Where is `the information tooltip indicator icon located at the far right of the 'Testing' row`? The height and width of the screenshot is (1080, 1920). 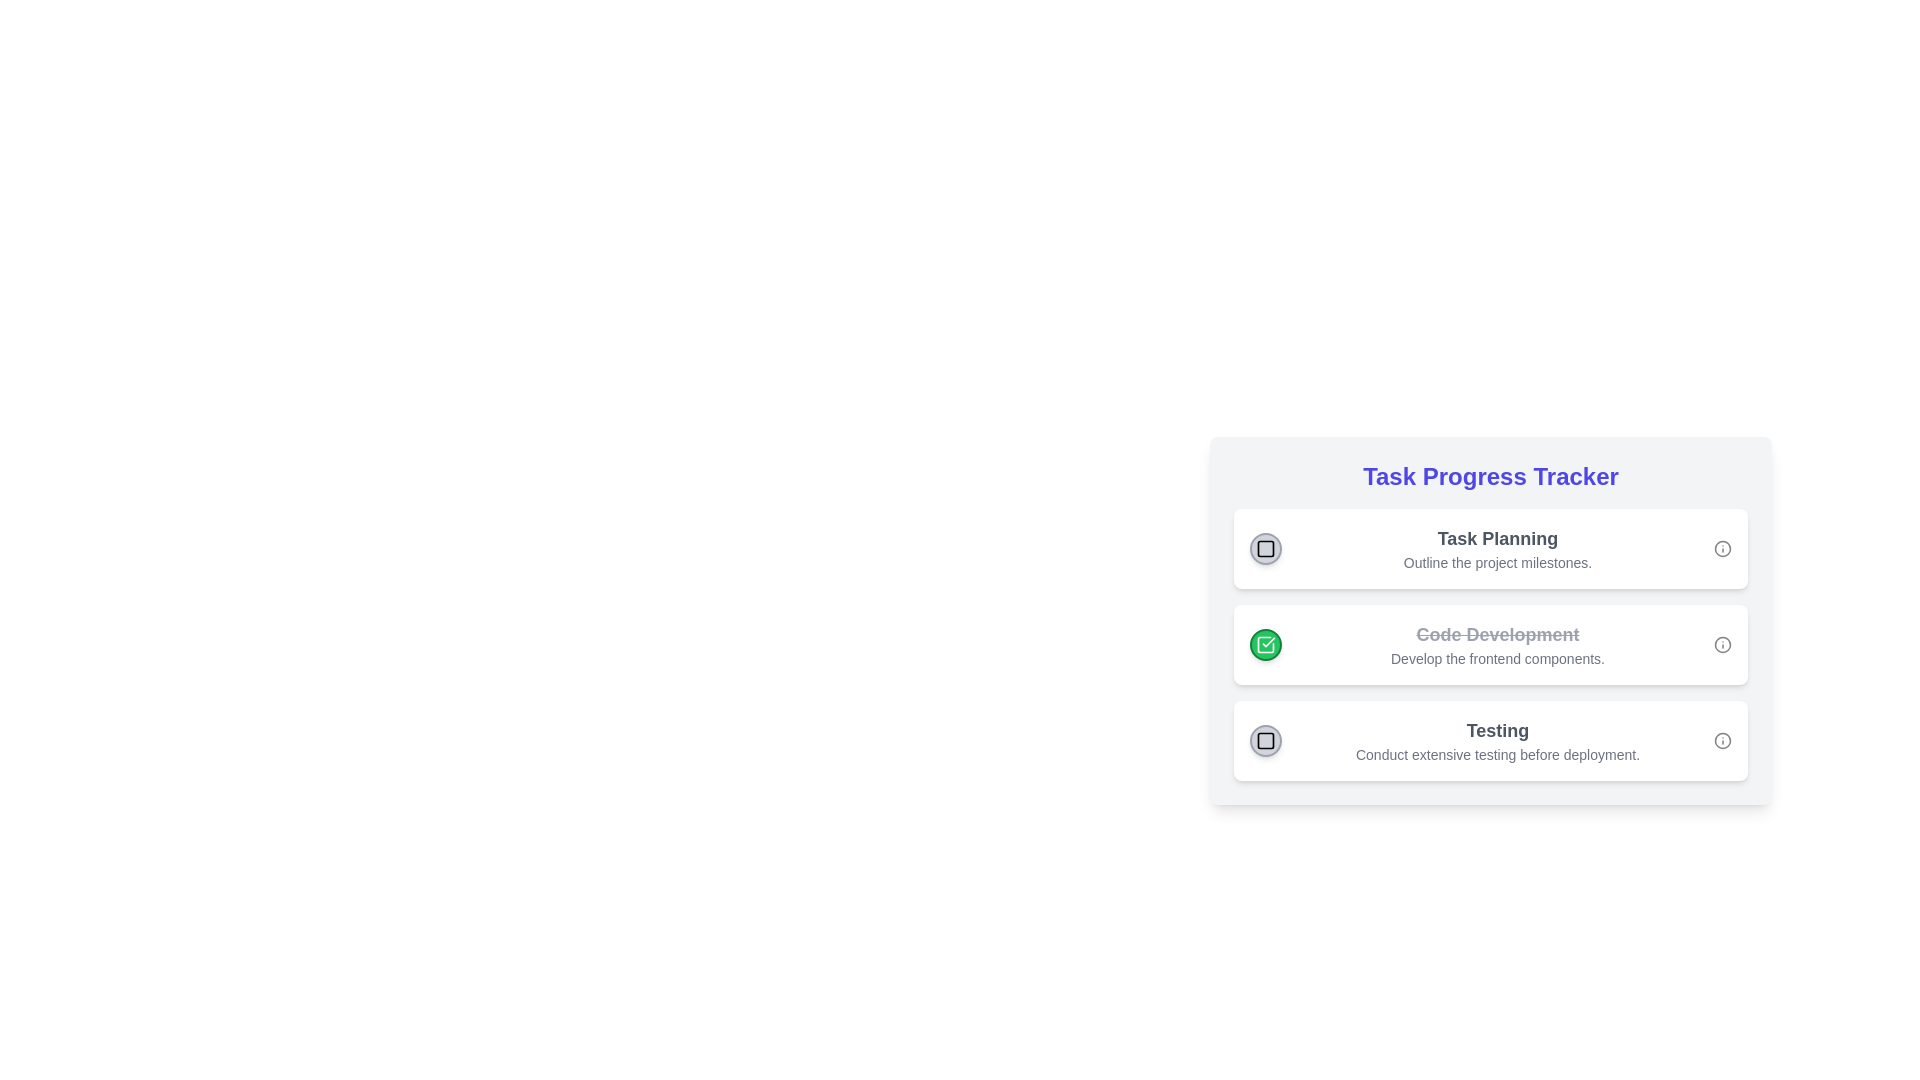 the information tooltip indicator icon located at the far right of the 'Testing' row is located at coordinates (1722, 740).